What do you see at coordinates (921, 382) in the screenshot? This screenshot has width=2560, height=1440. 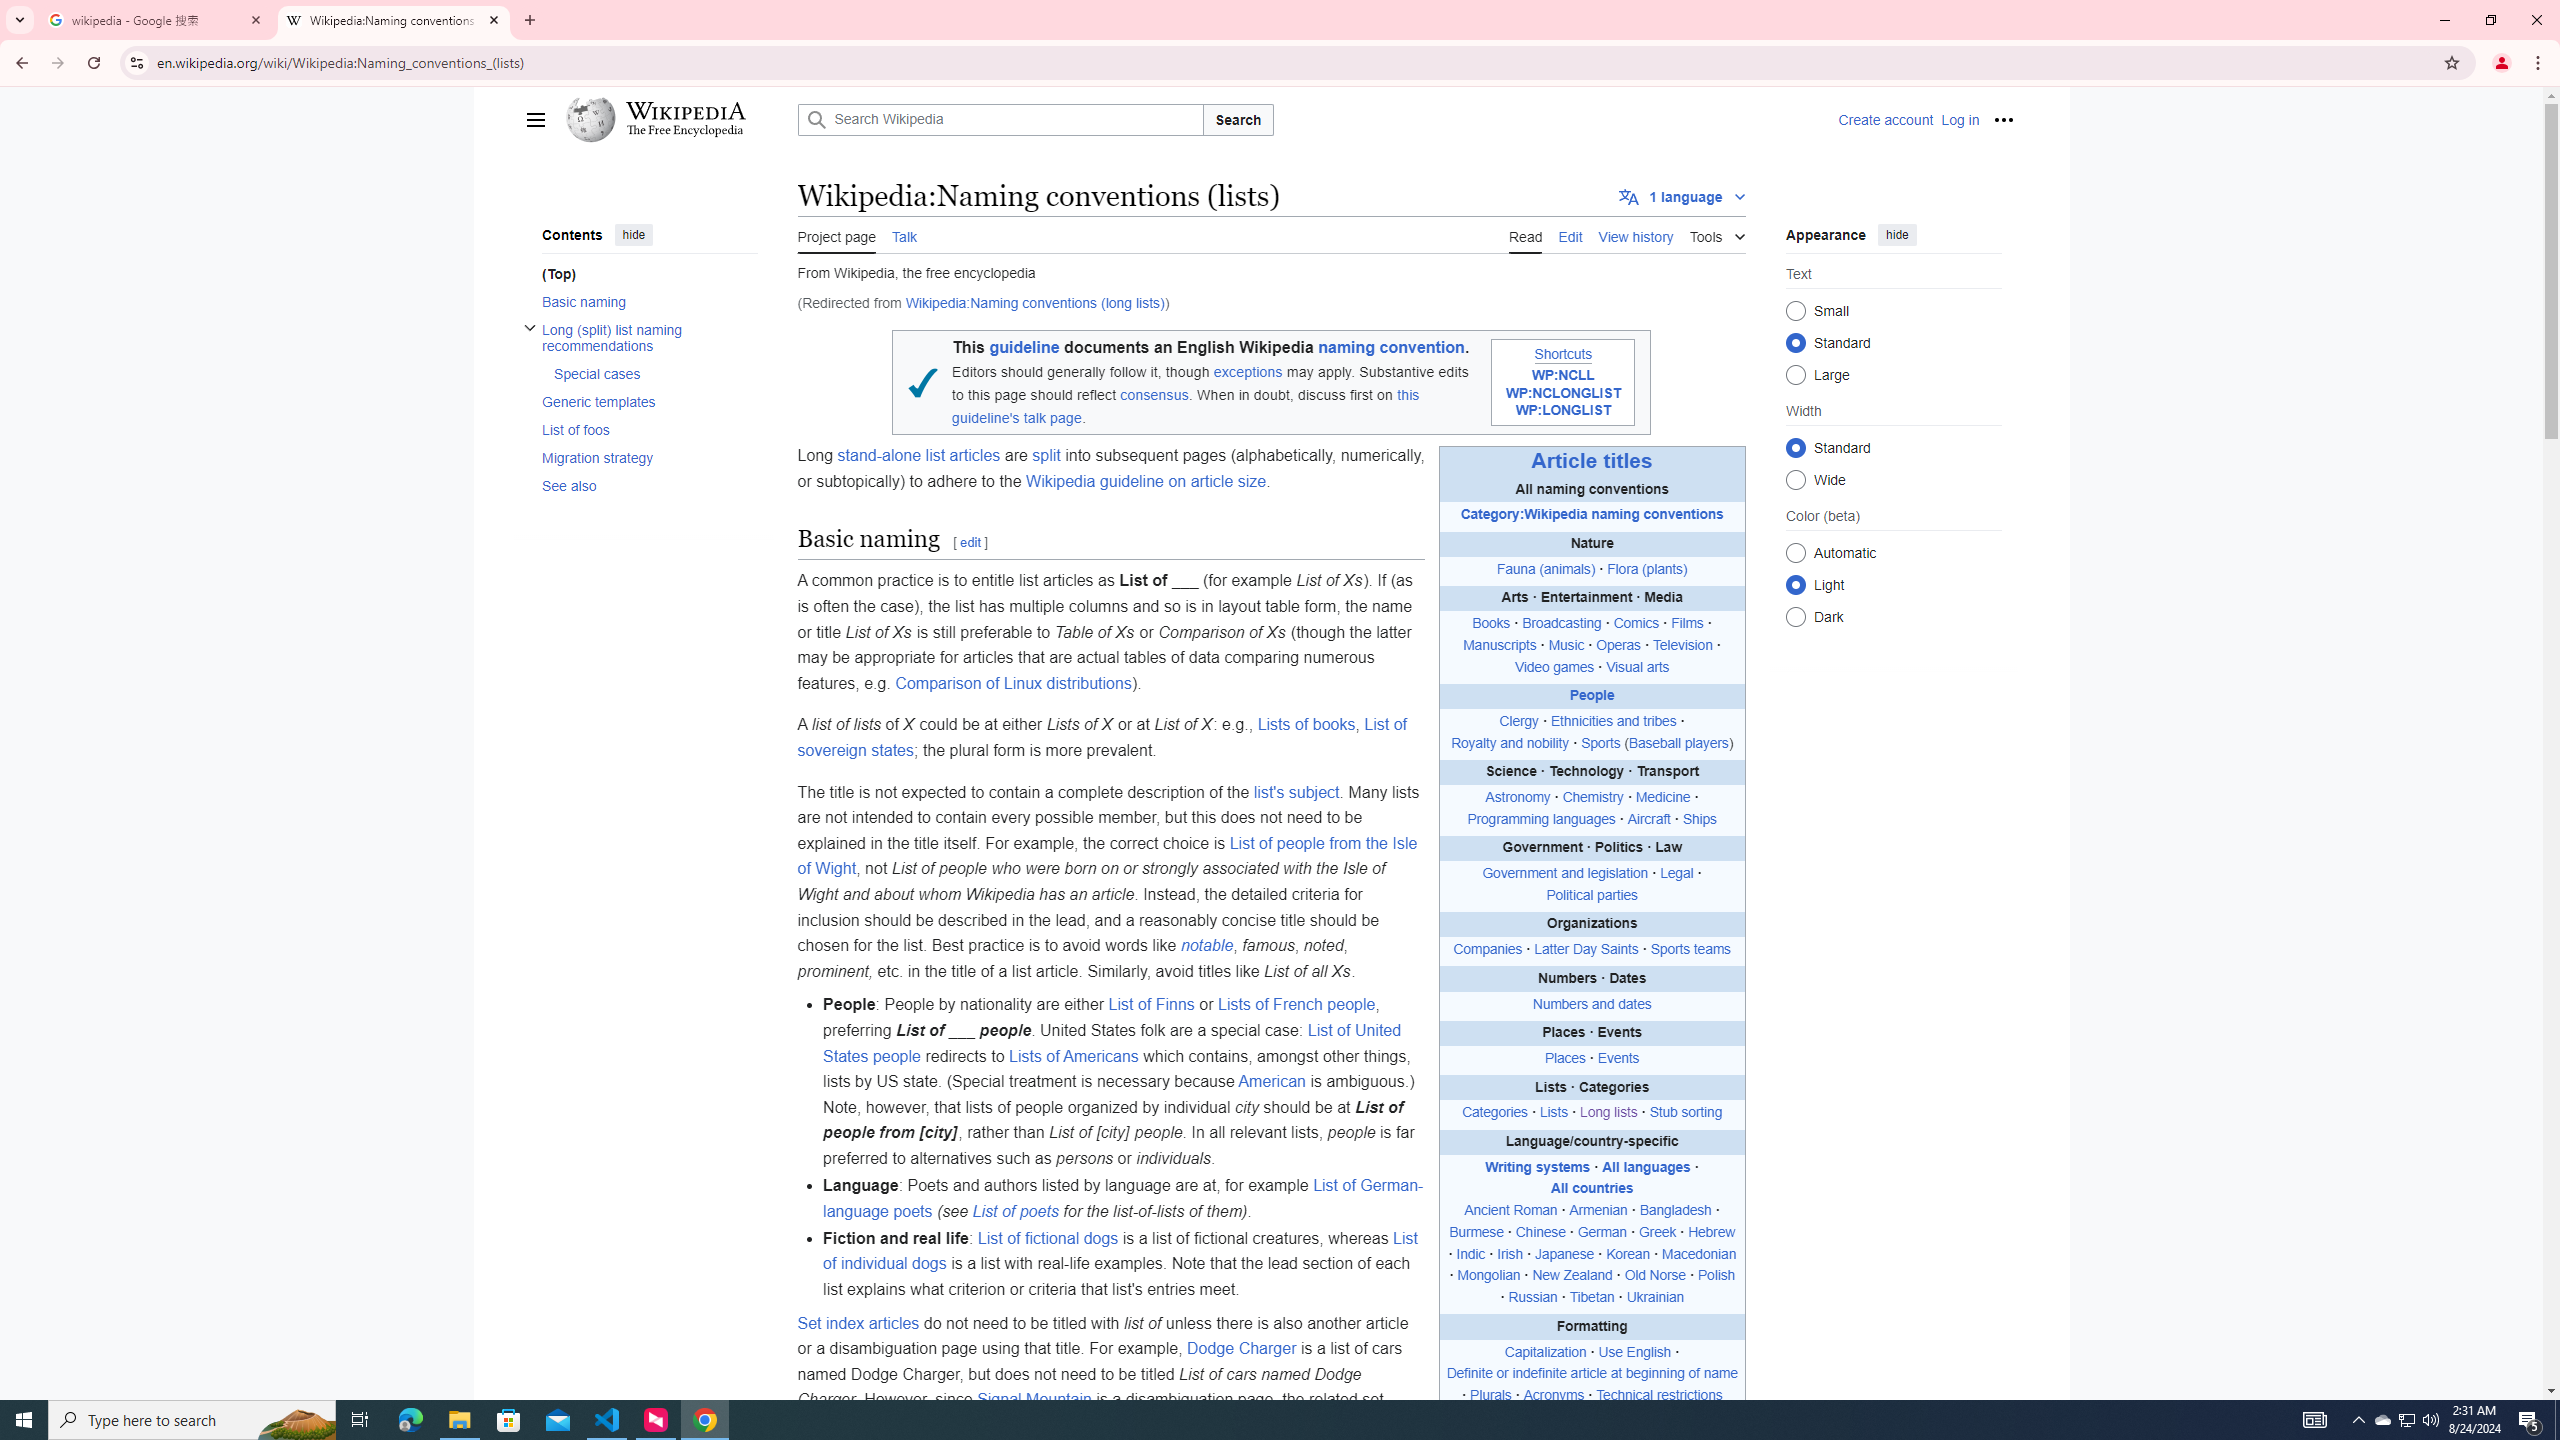 I see `'Blue tick'` at bounding box center [921, 382].